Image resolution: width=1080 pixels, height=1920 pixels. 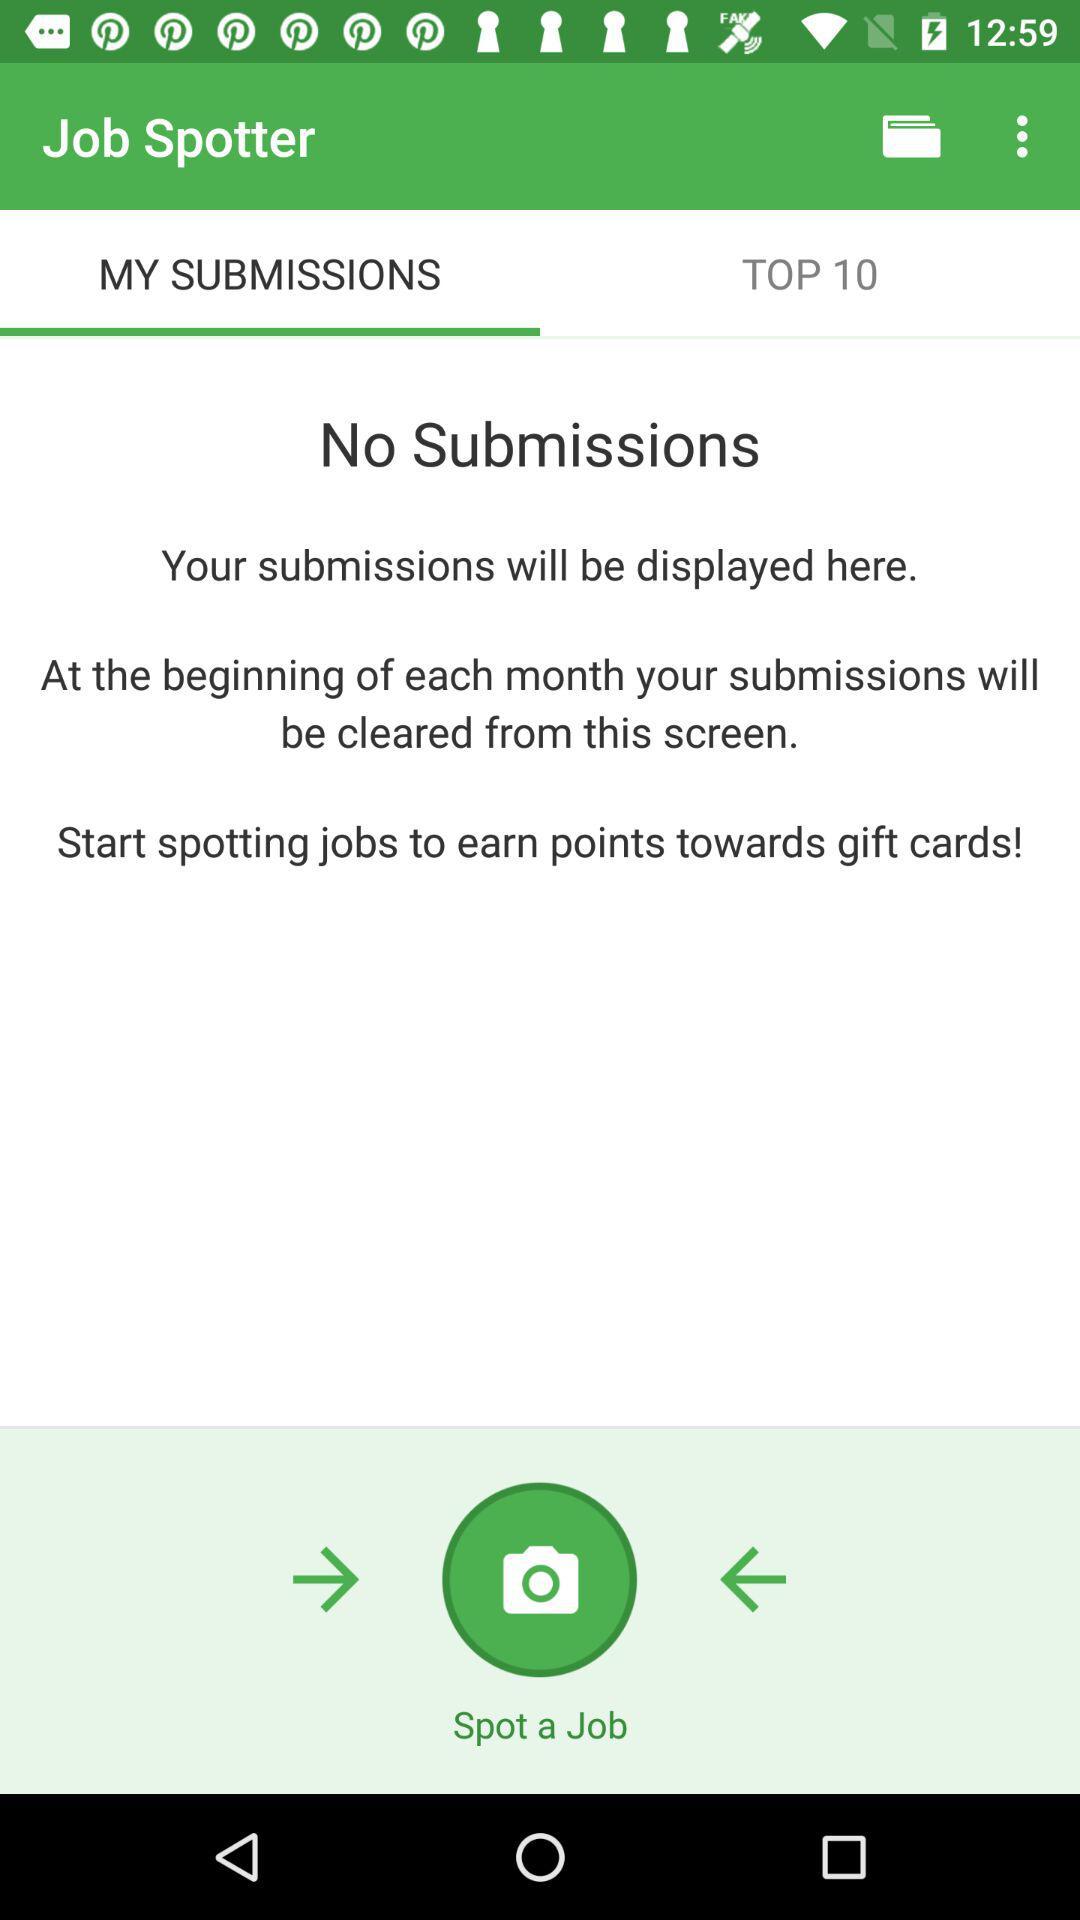 What do you see at coordinates (911, 135) in the screenshot?
I see `the item above the top 10 icon` at bounding box center [911, 135].